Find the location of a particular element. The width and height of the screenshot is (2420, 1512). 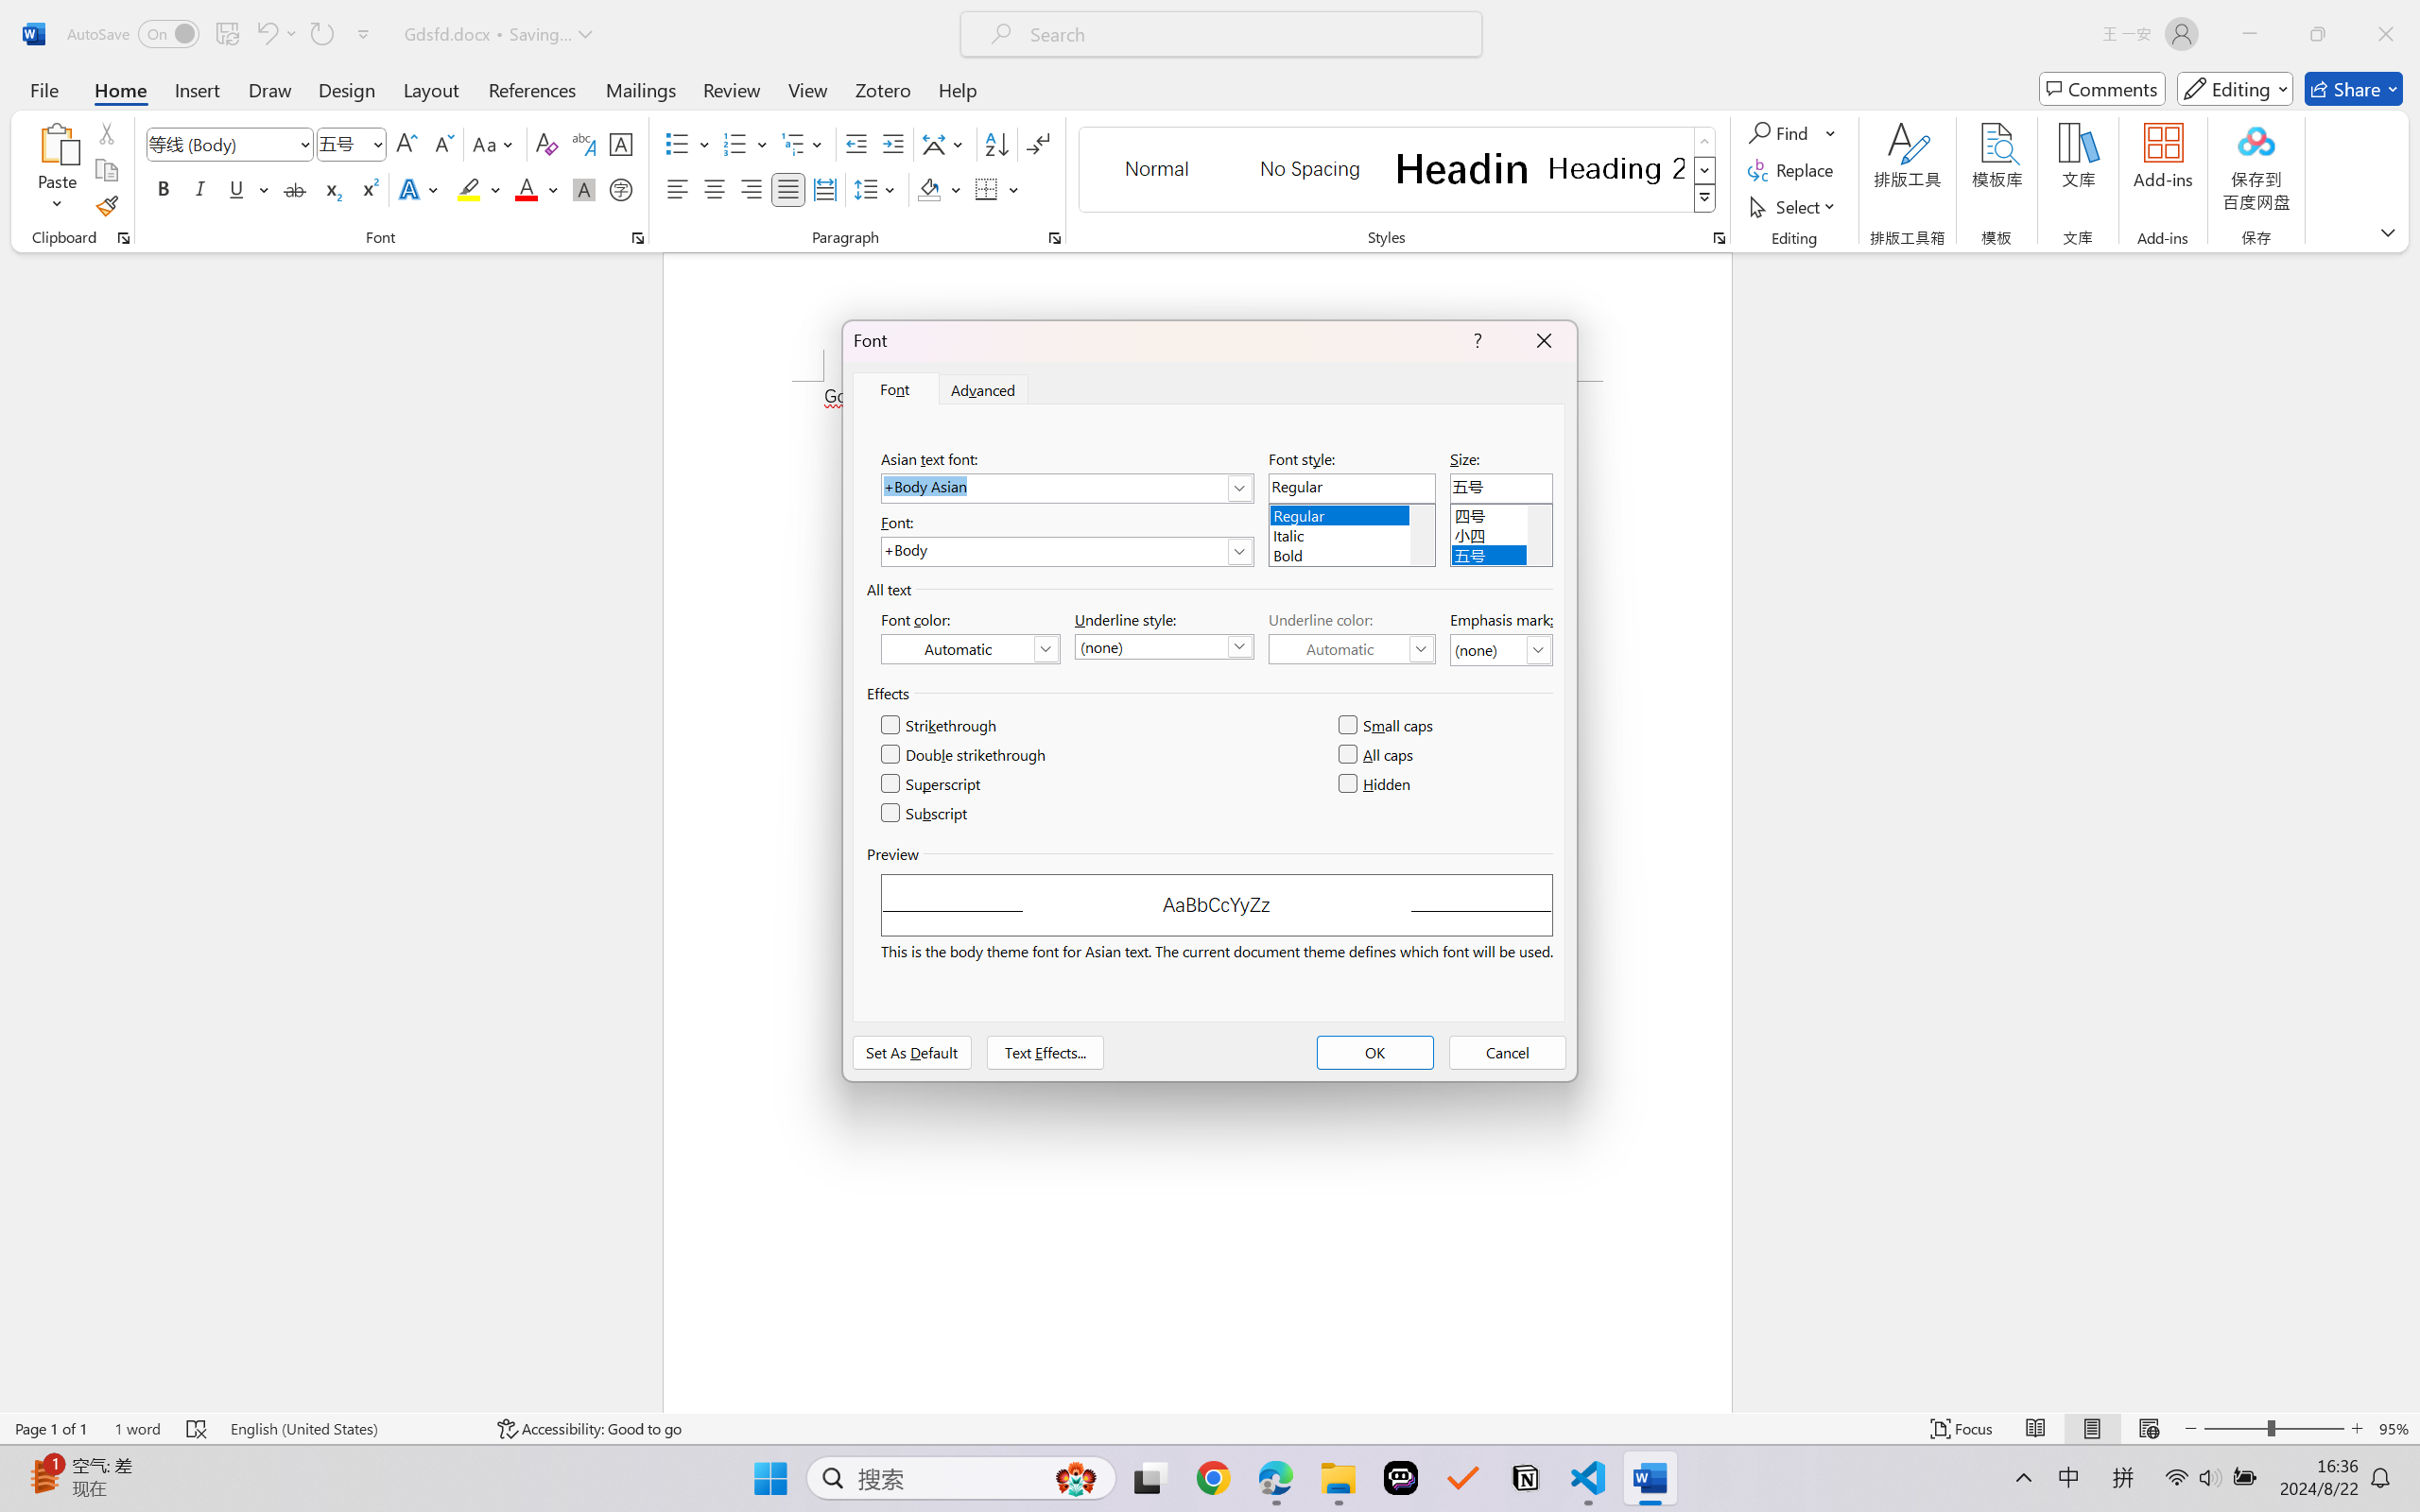

'Subscript' is located at coordinates (925, 813).